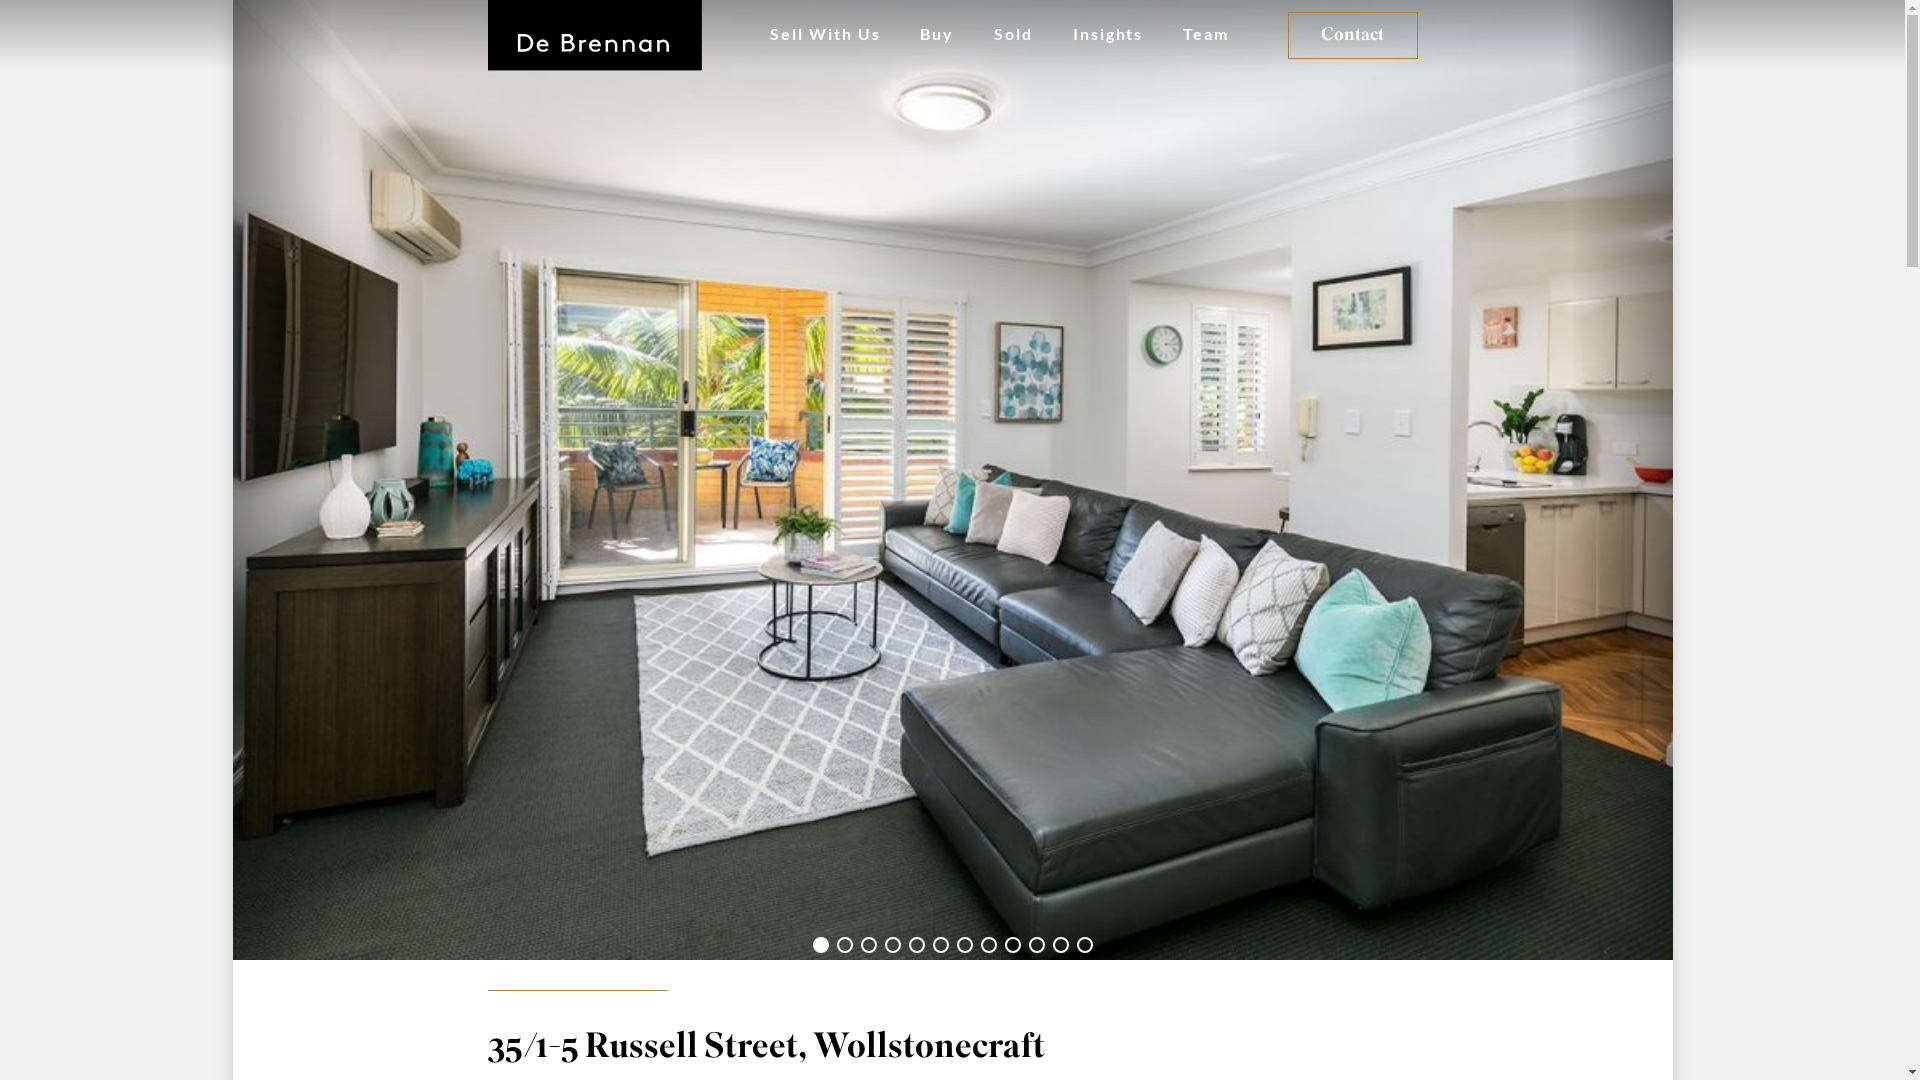 The width and height of the screenshot is (1920, 1080). What do you see at coordinates (988, 945) in the screenshot?
I see `'8'` at bounding box center [988, 945].